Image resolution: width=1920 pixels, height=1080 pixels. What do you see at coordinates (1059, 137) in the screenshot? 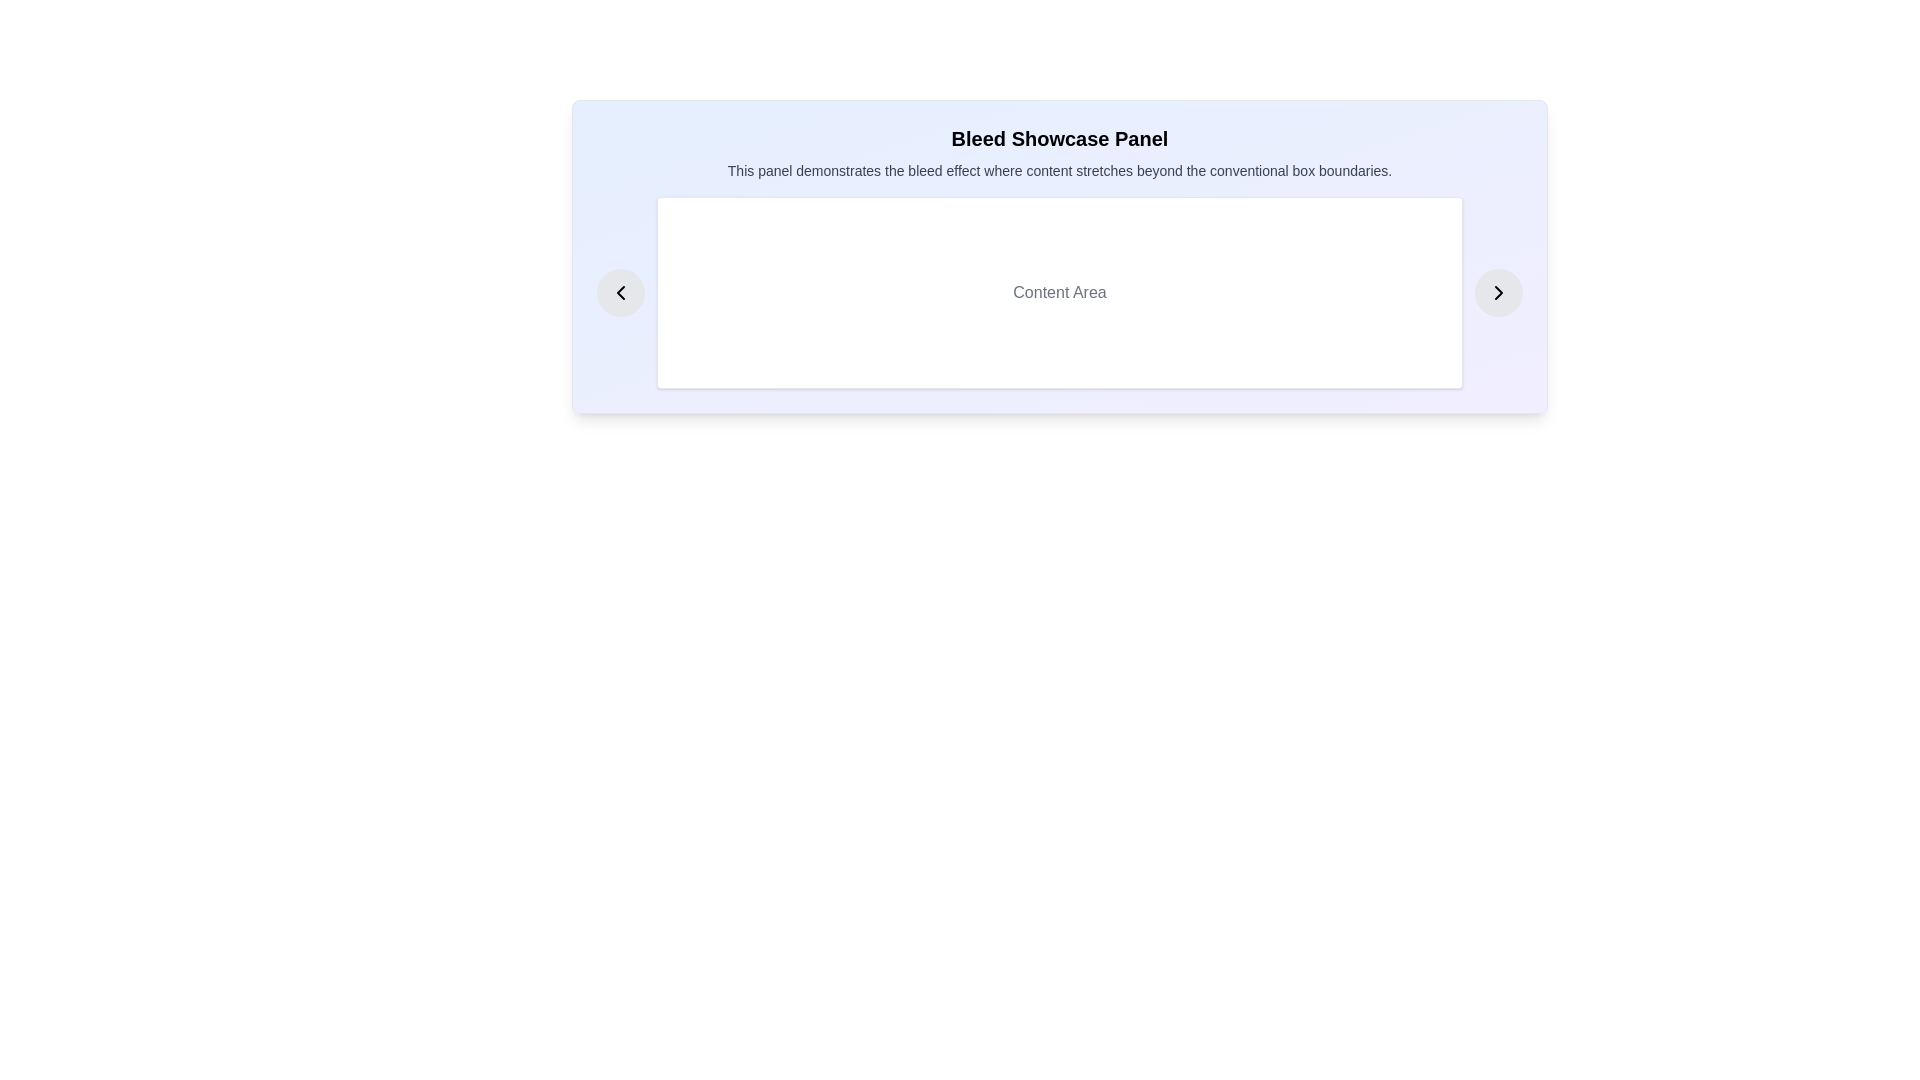
I see `the Text Header that reads 'Bleed Showcase Panel', which is prominently styled with bold text and located at the top section of a panel` at bounding box center [1059, 137].